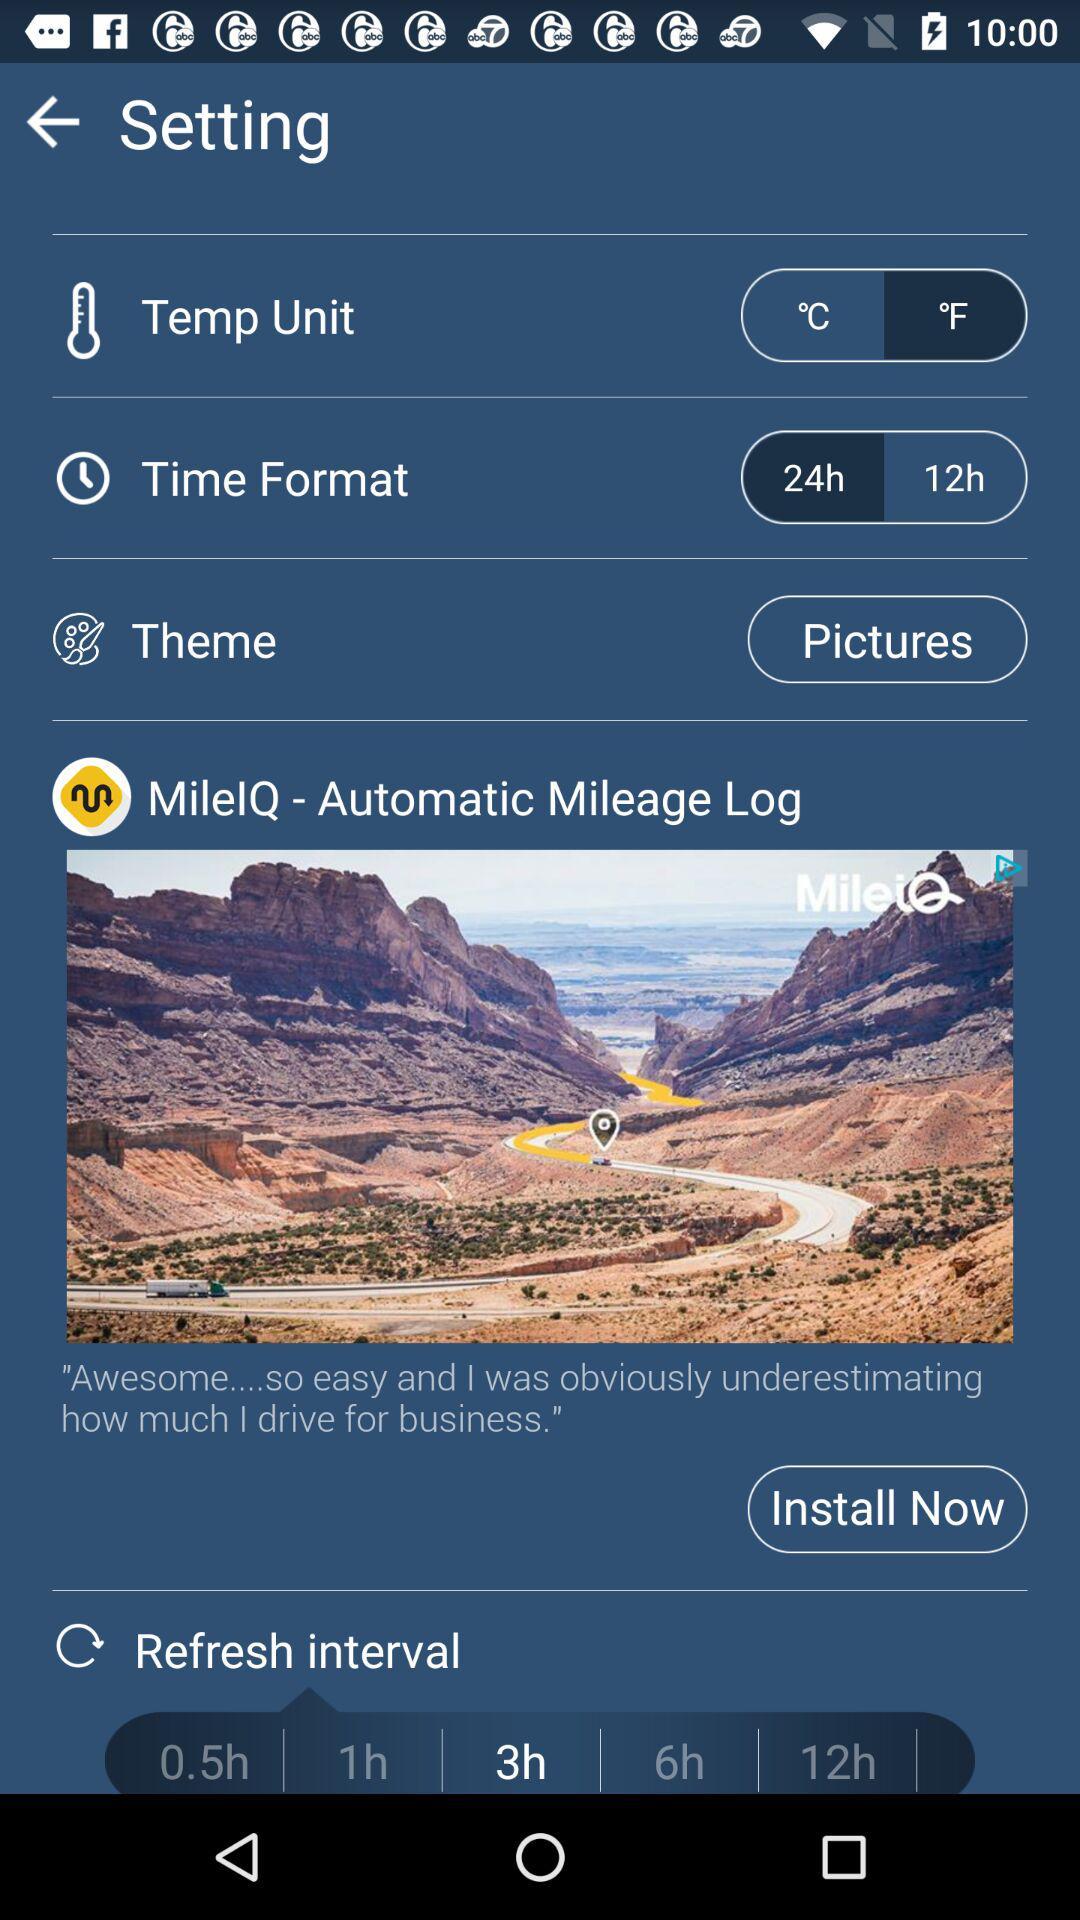  Describe the element at coordinates (814, 314) in the screenshot. I see `the item next to the temp unit` at that location.